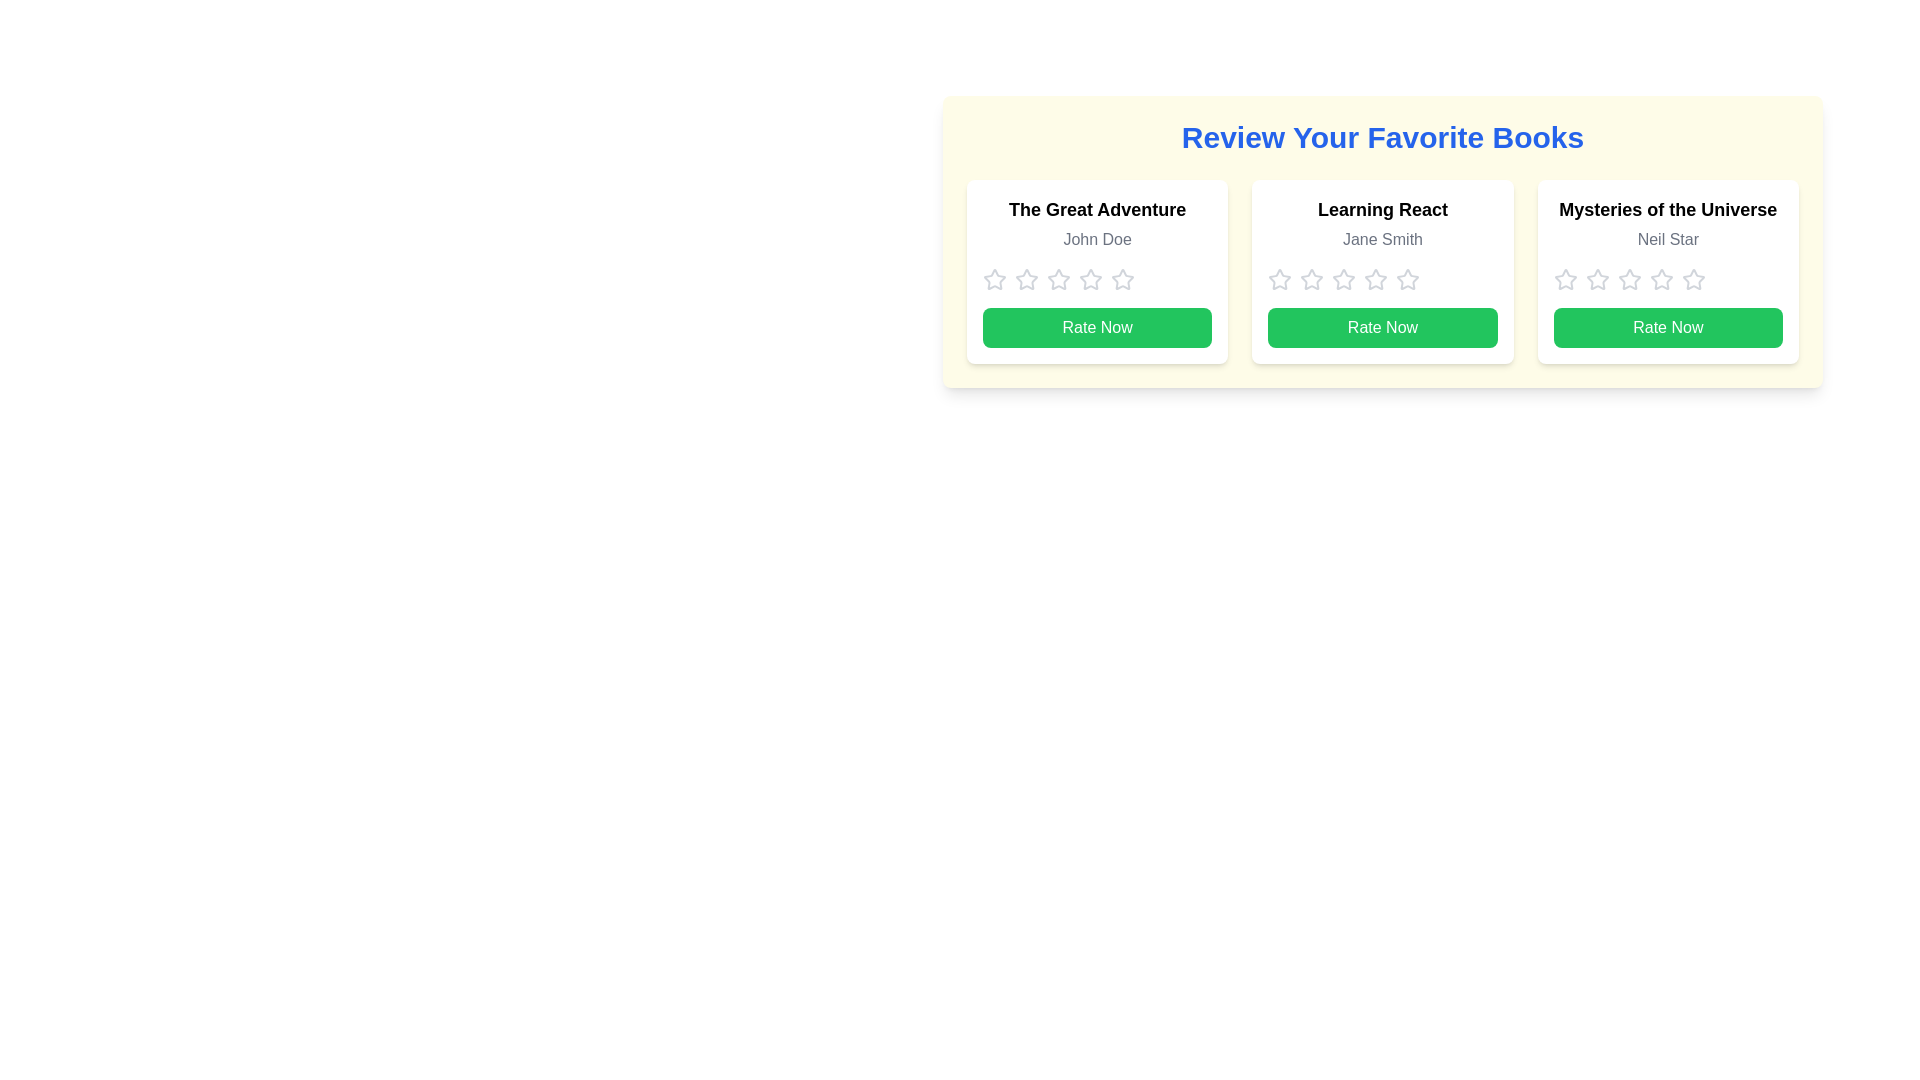 This screenshot has height=1080, width=1920. I want to click on the fifth star icon in the rating system for the book 'The Great Adventure', located directly above the 'Rate Now' button, so click(1089, 280).